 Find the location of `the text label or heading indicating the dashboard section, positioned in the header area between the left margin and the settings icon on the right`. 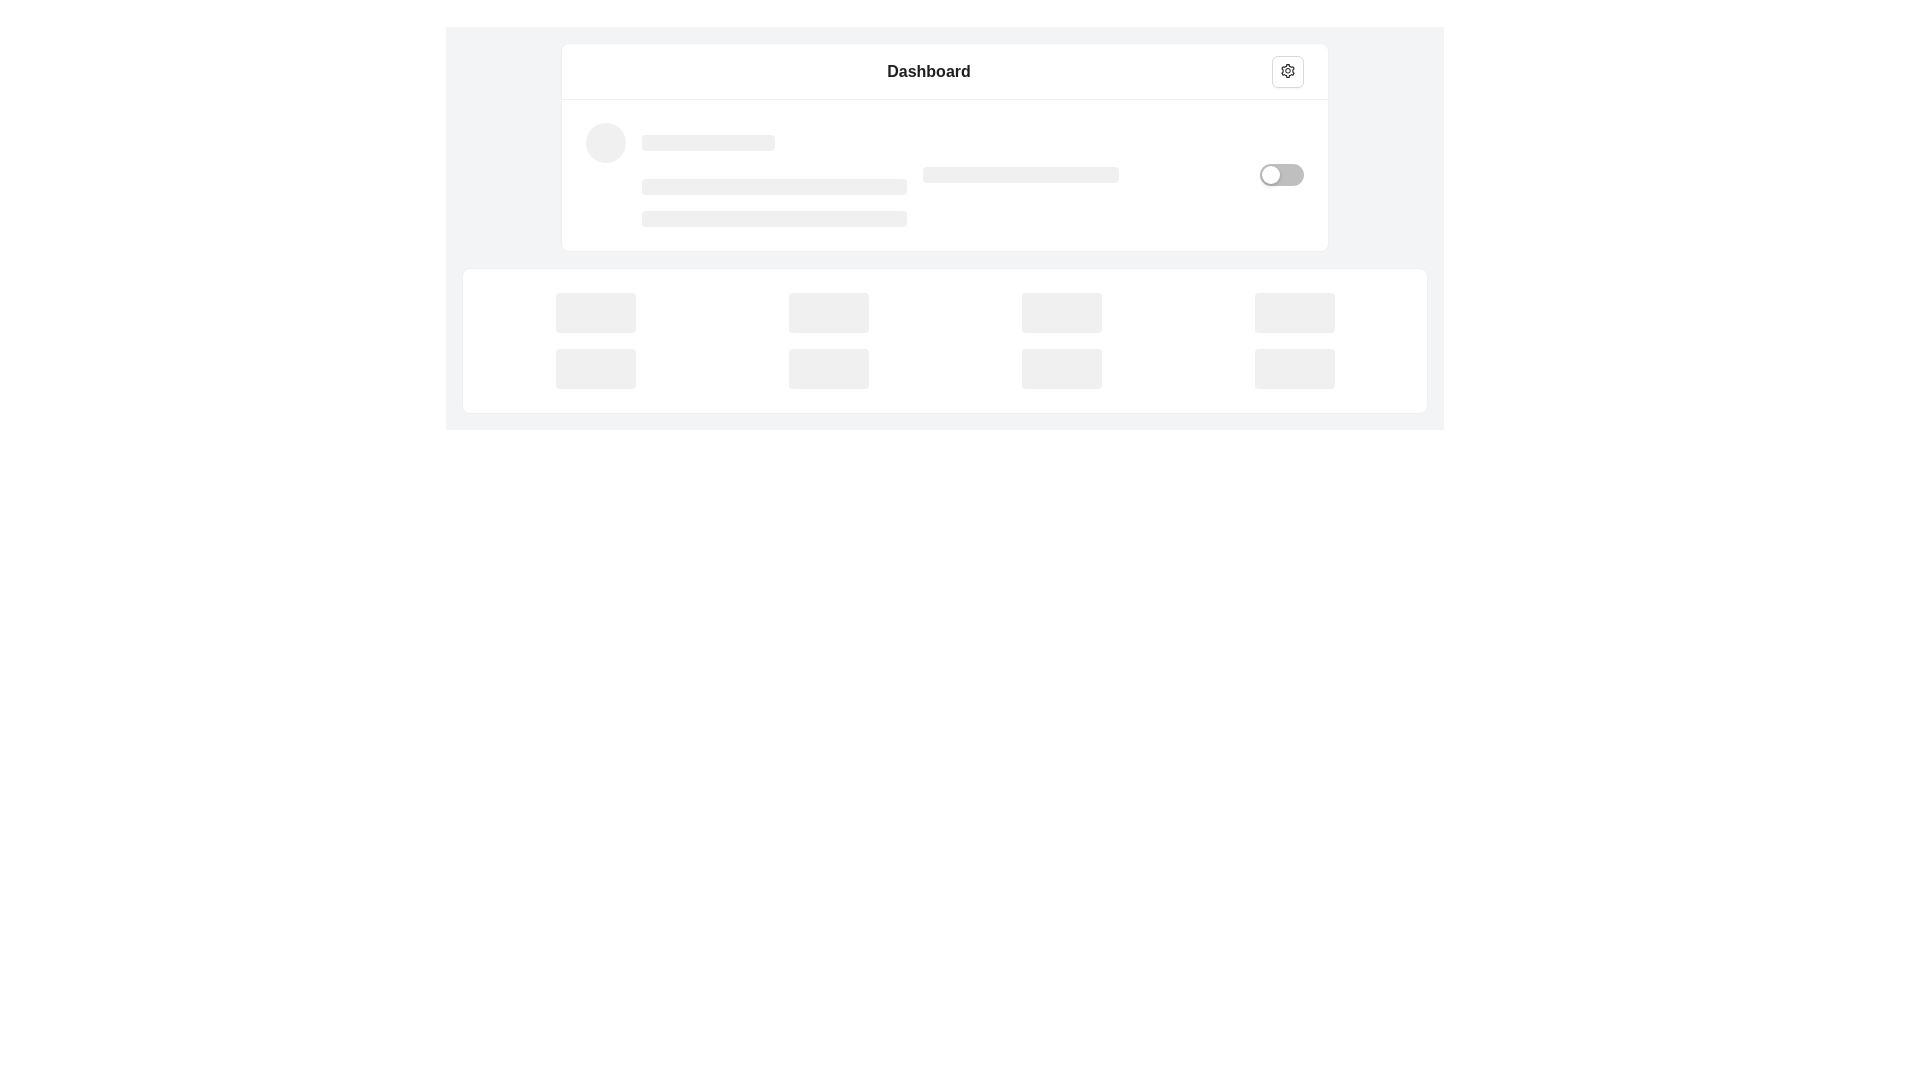

the text label or heading indicating the dashboard section, positioned in the header area between the left margin and the settings icon on the right is located at coordinates (928, 69).